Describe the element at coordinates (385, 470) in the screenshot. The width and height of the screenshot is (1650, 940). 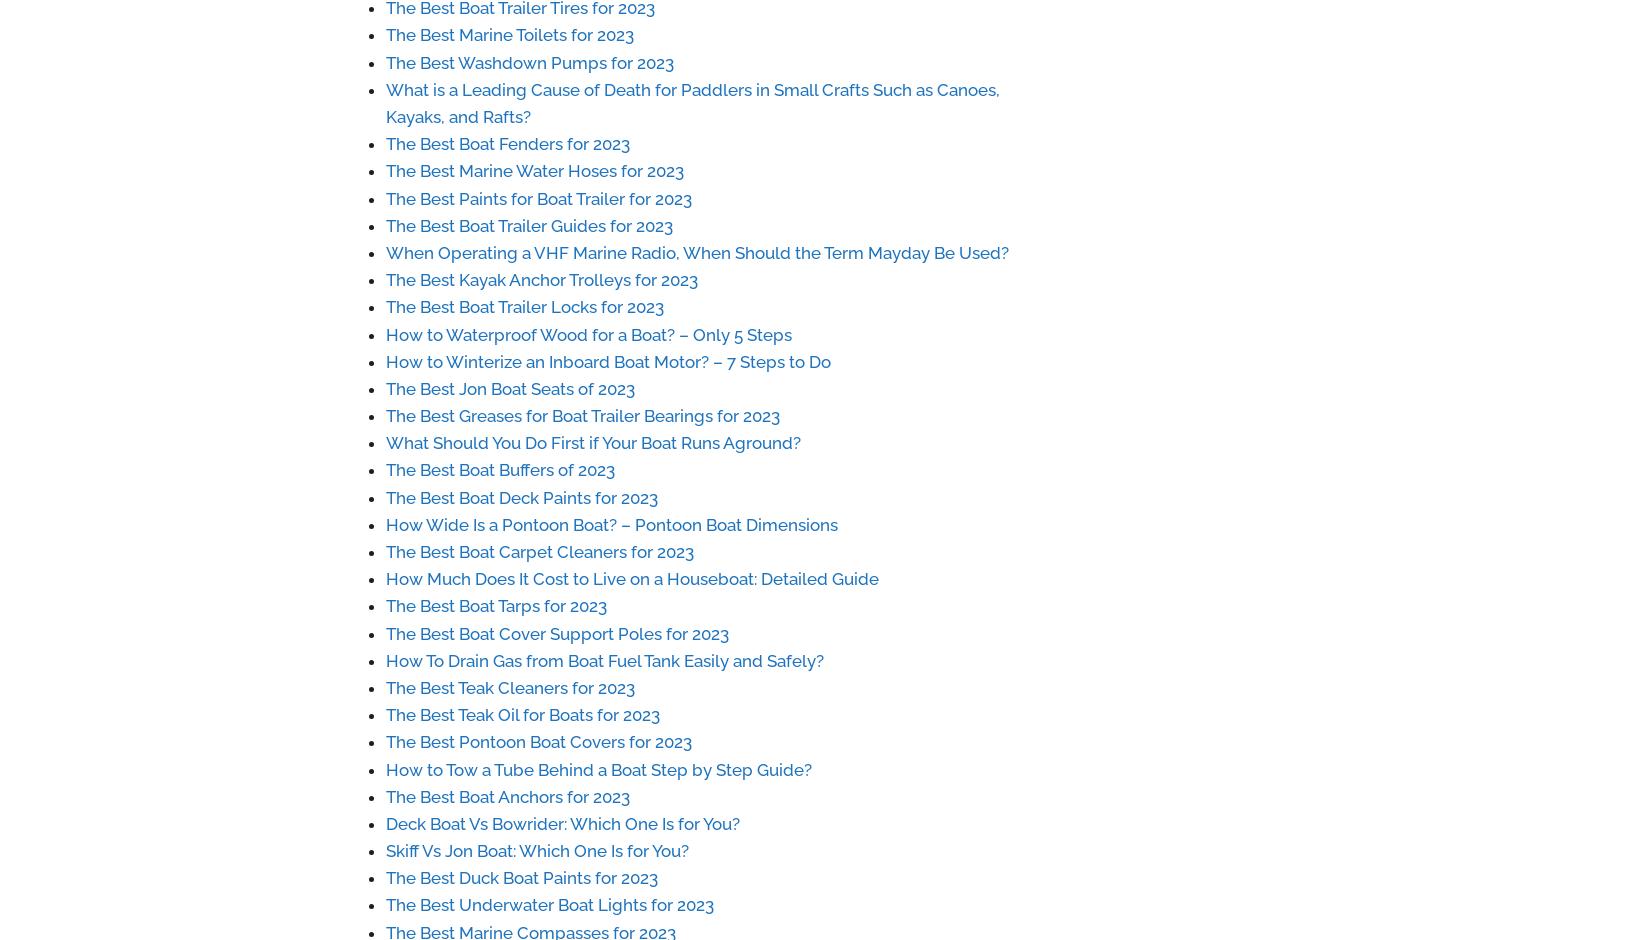
I see `'The Best Boat Buffers of 2023'` at that location.